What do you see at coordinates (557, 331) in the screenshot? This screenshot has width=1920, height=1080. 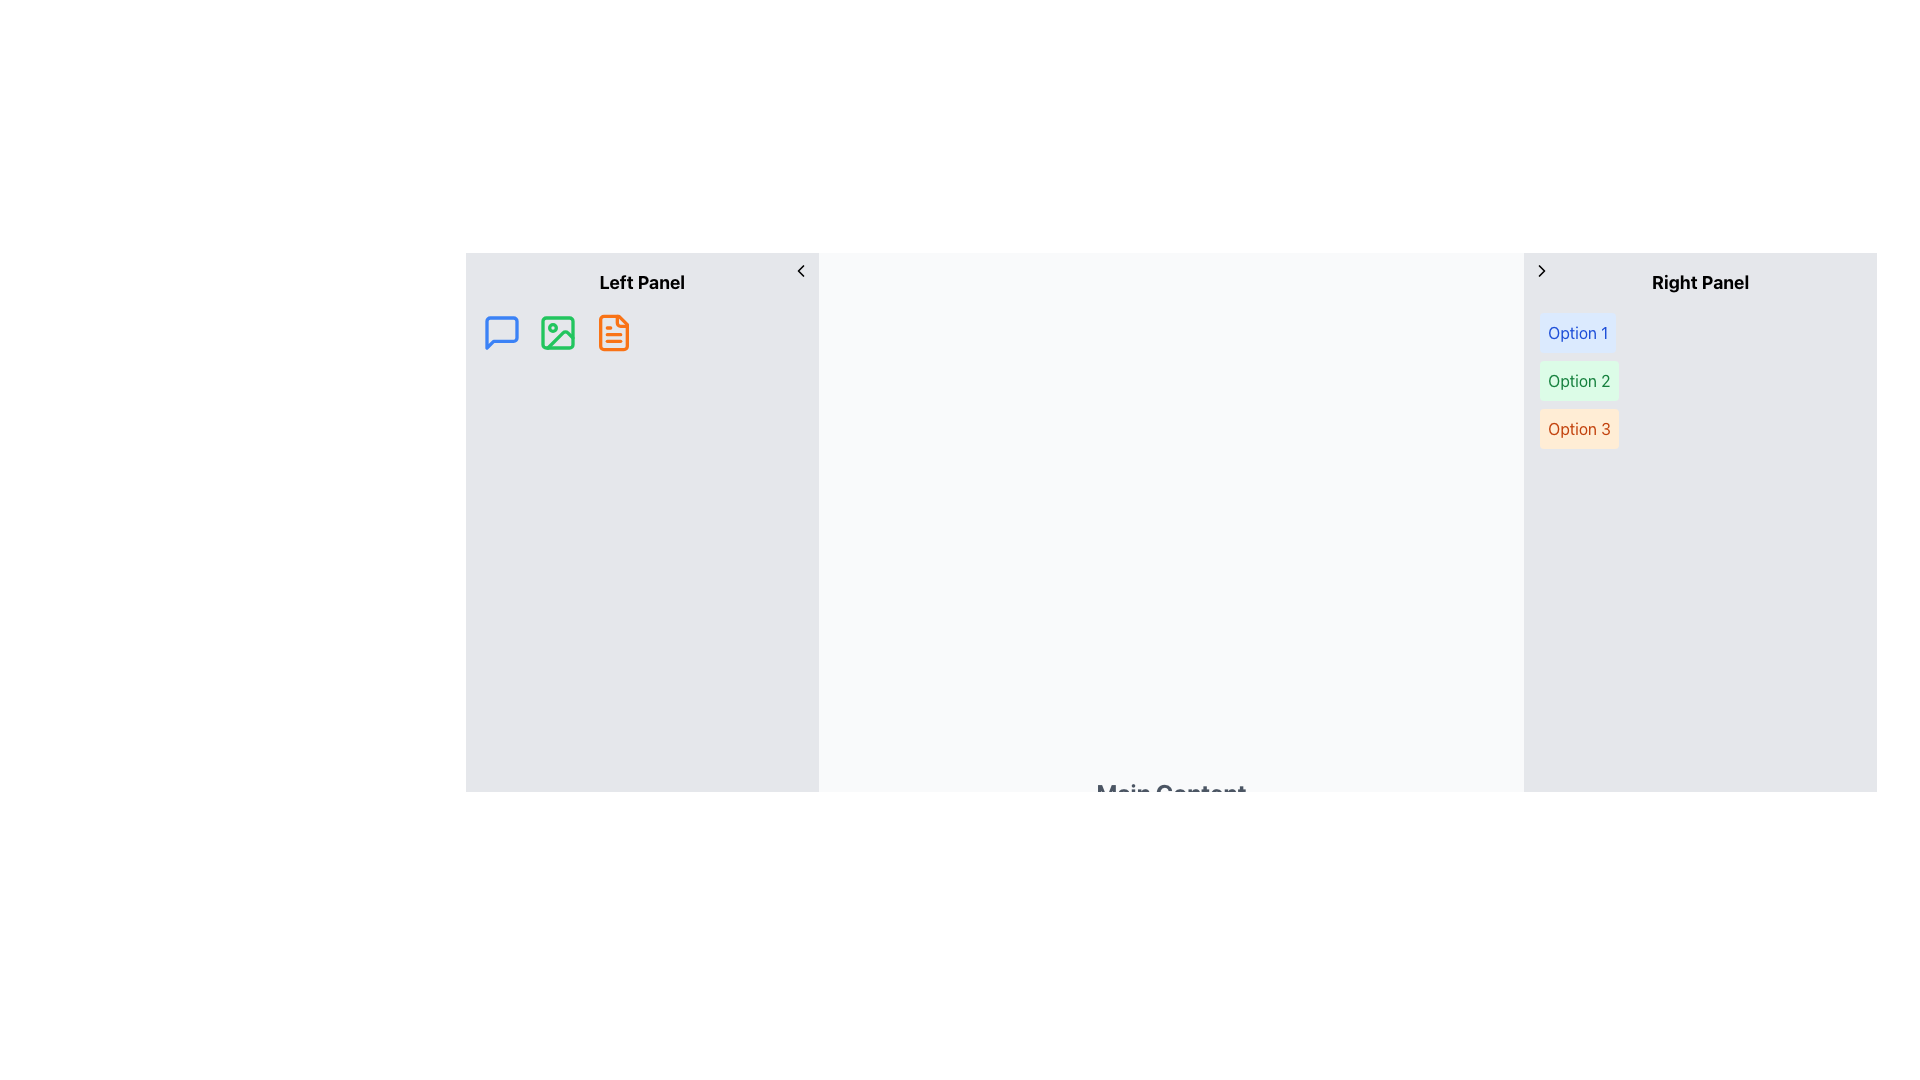 I see `the green-themed image icon represented by the SVG rectangle with rounded corners located in the left panel of the interface` at bounding box center [557, 331].